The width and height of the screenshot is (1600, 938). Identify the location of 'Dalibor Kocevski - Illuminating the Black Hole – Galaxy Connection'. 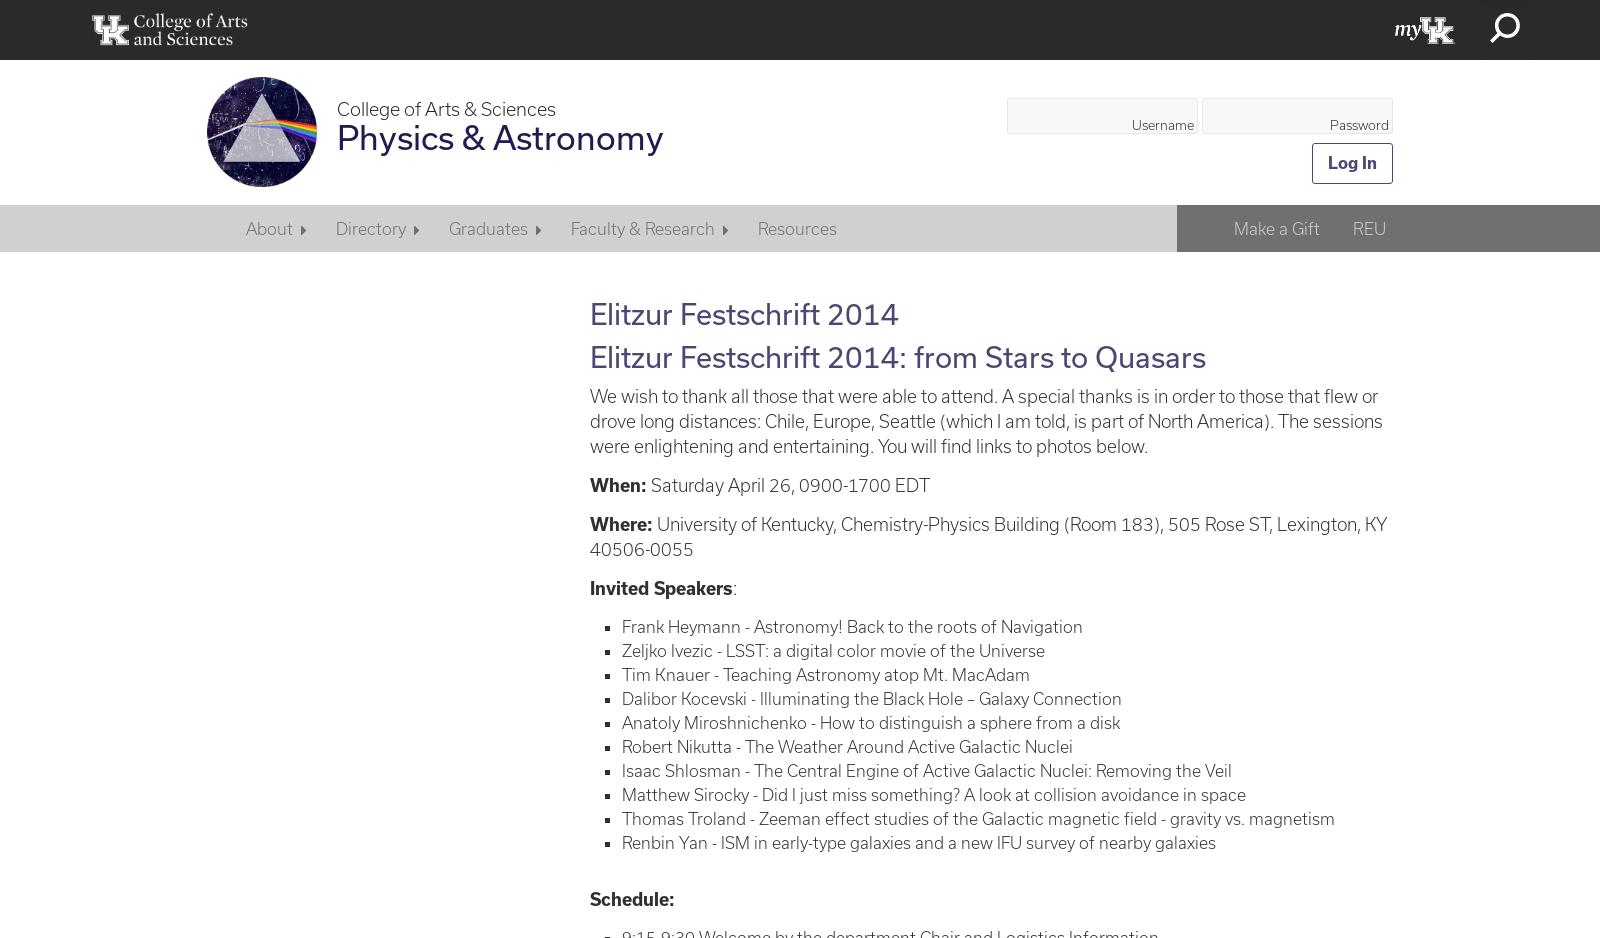
(871, 697).